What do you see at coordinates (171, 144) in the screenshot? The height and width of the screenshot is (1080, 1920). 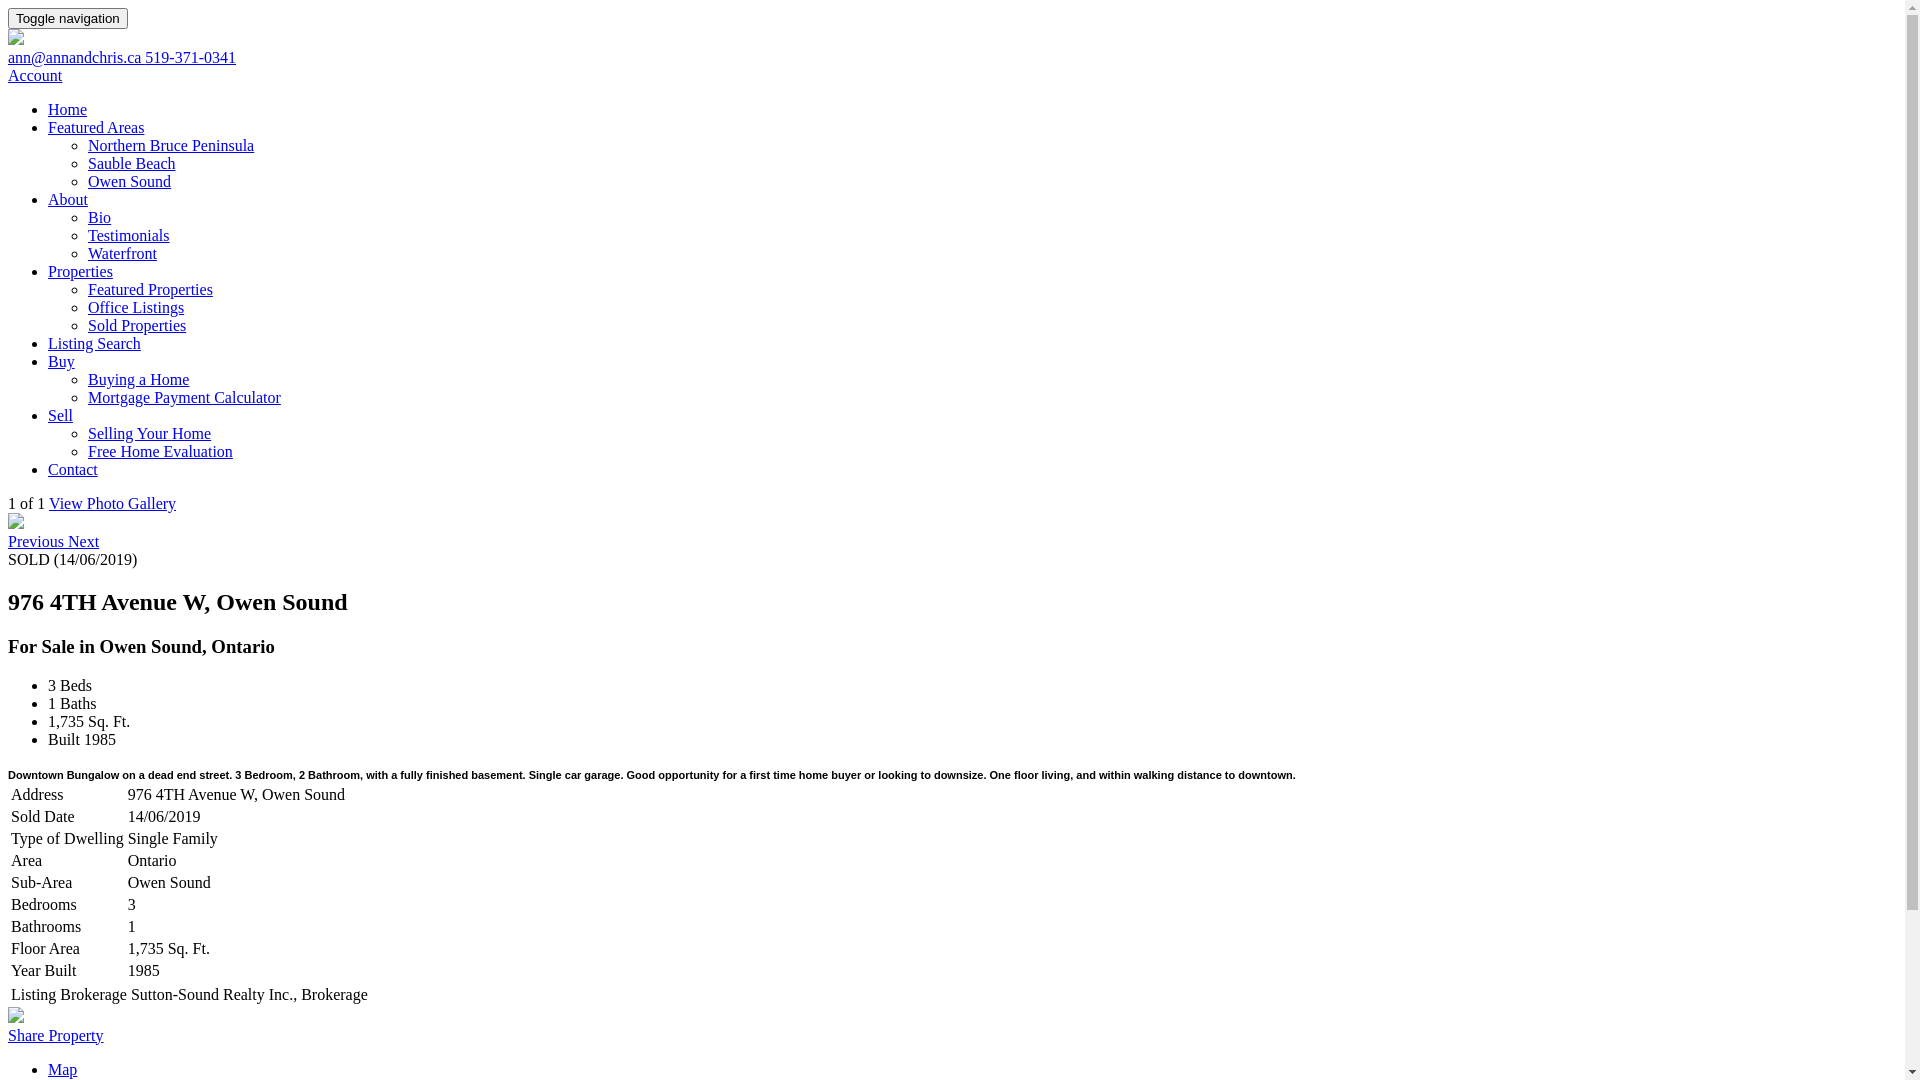 I see `'Northern Bruce Peninsula'` at bounding box center [171, 144].